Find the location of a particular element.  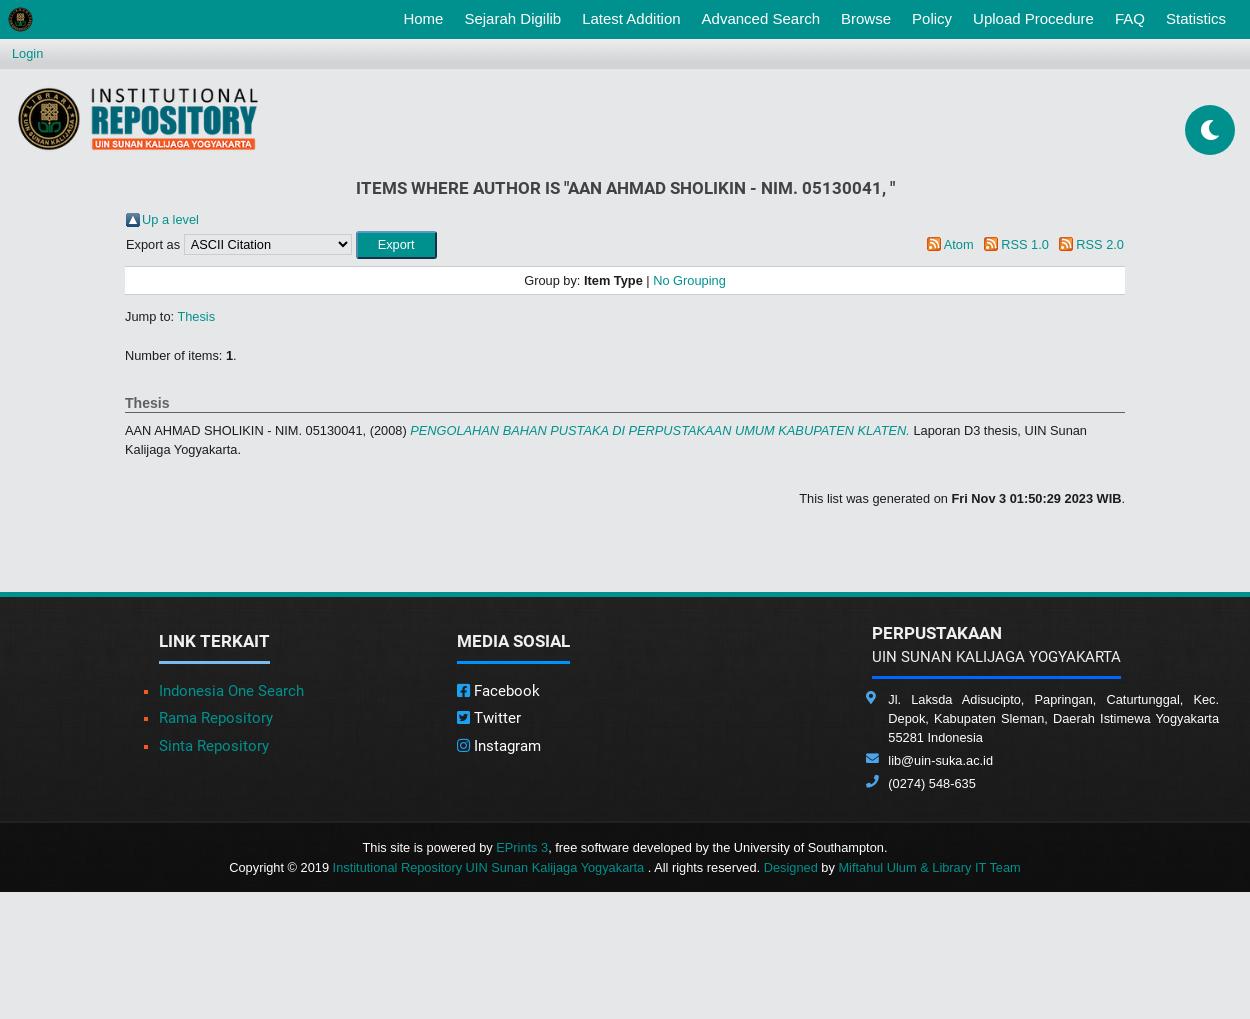

'Number of items:' is located at coordinates (175, 354).